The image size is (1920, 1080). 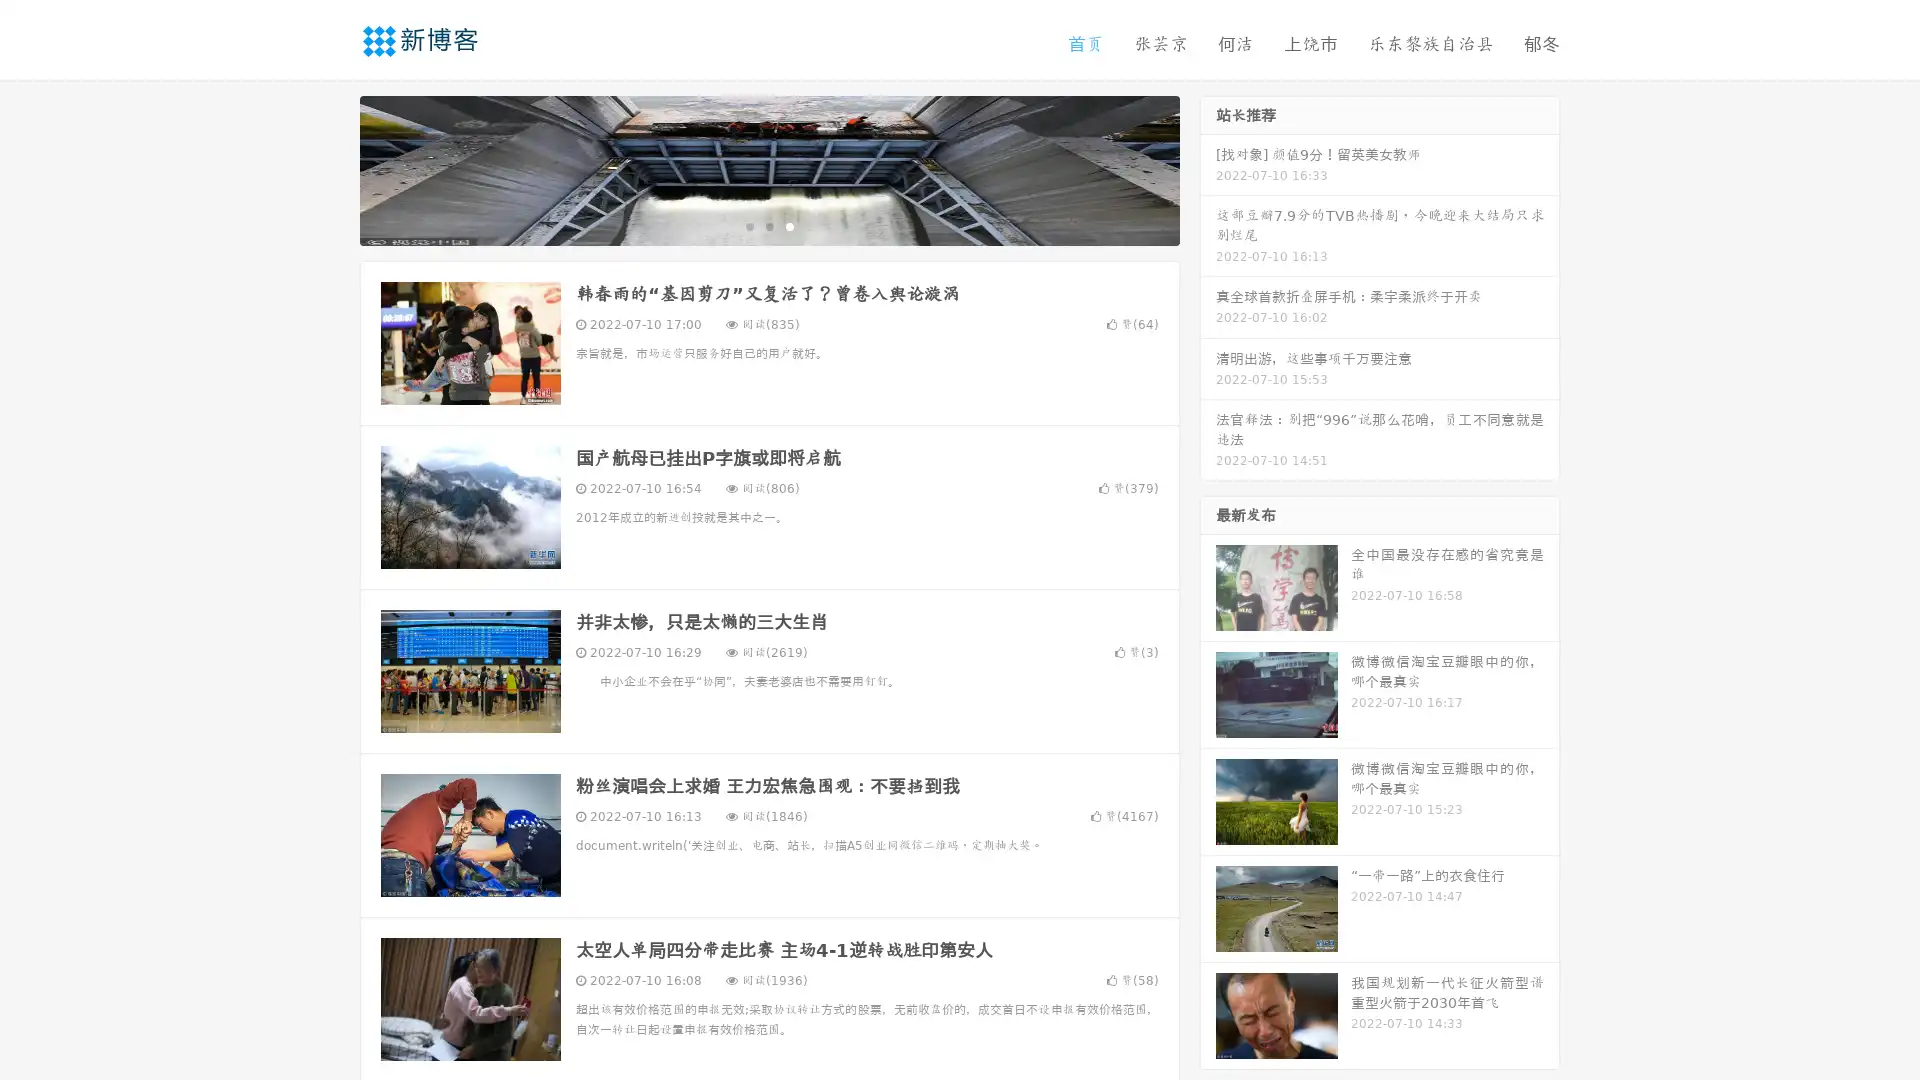 I want to click on Go to slide 1, so click(x=748, y=225).